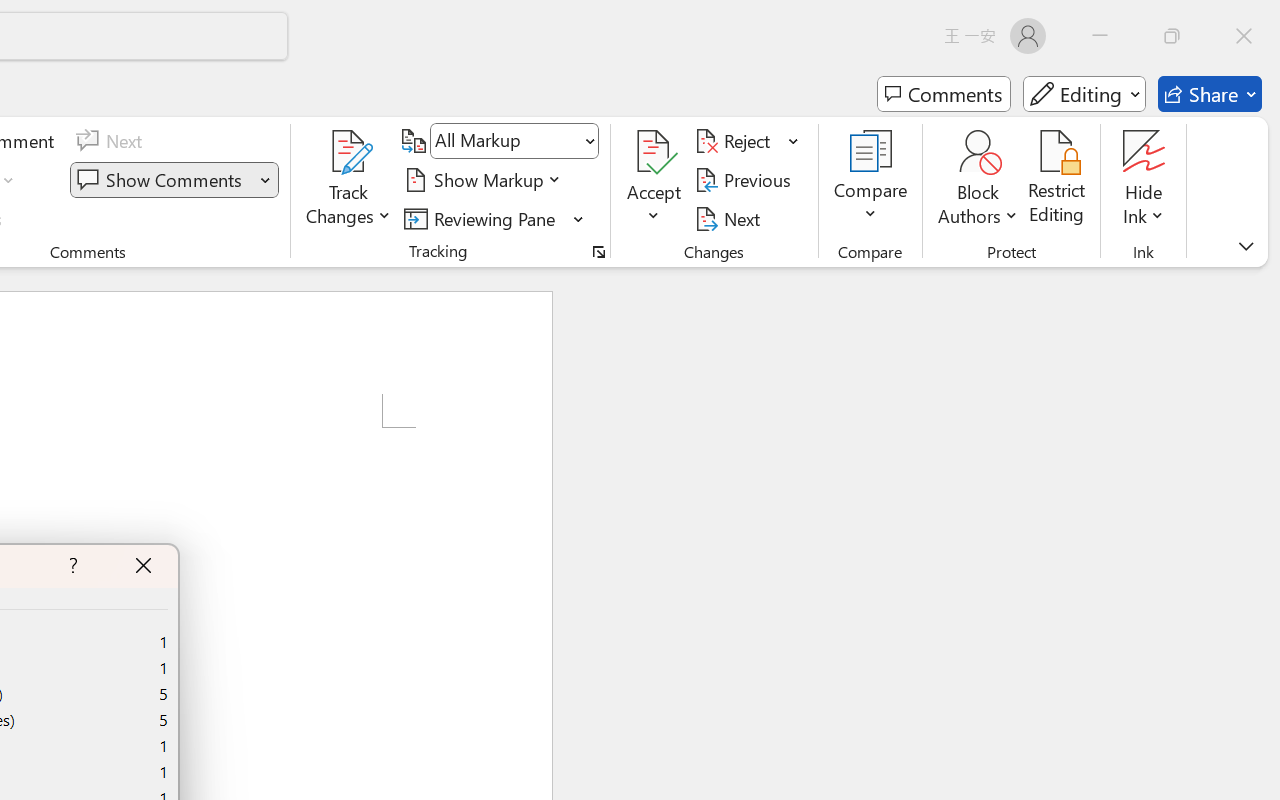 This screenshot has height=800, width=1280. I want to click on 'Show Comments', so click(162, 179).